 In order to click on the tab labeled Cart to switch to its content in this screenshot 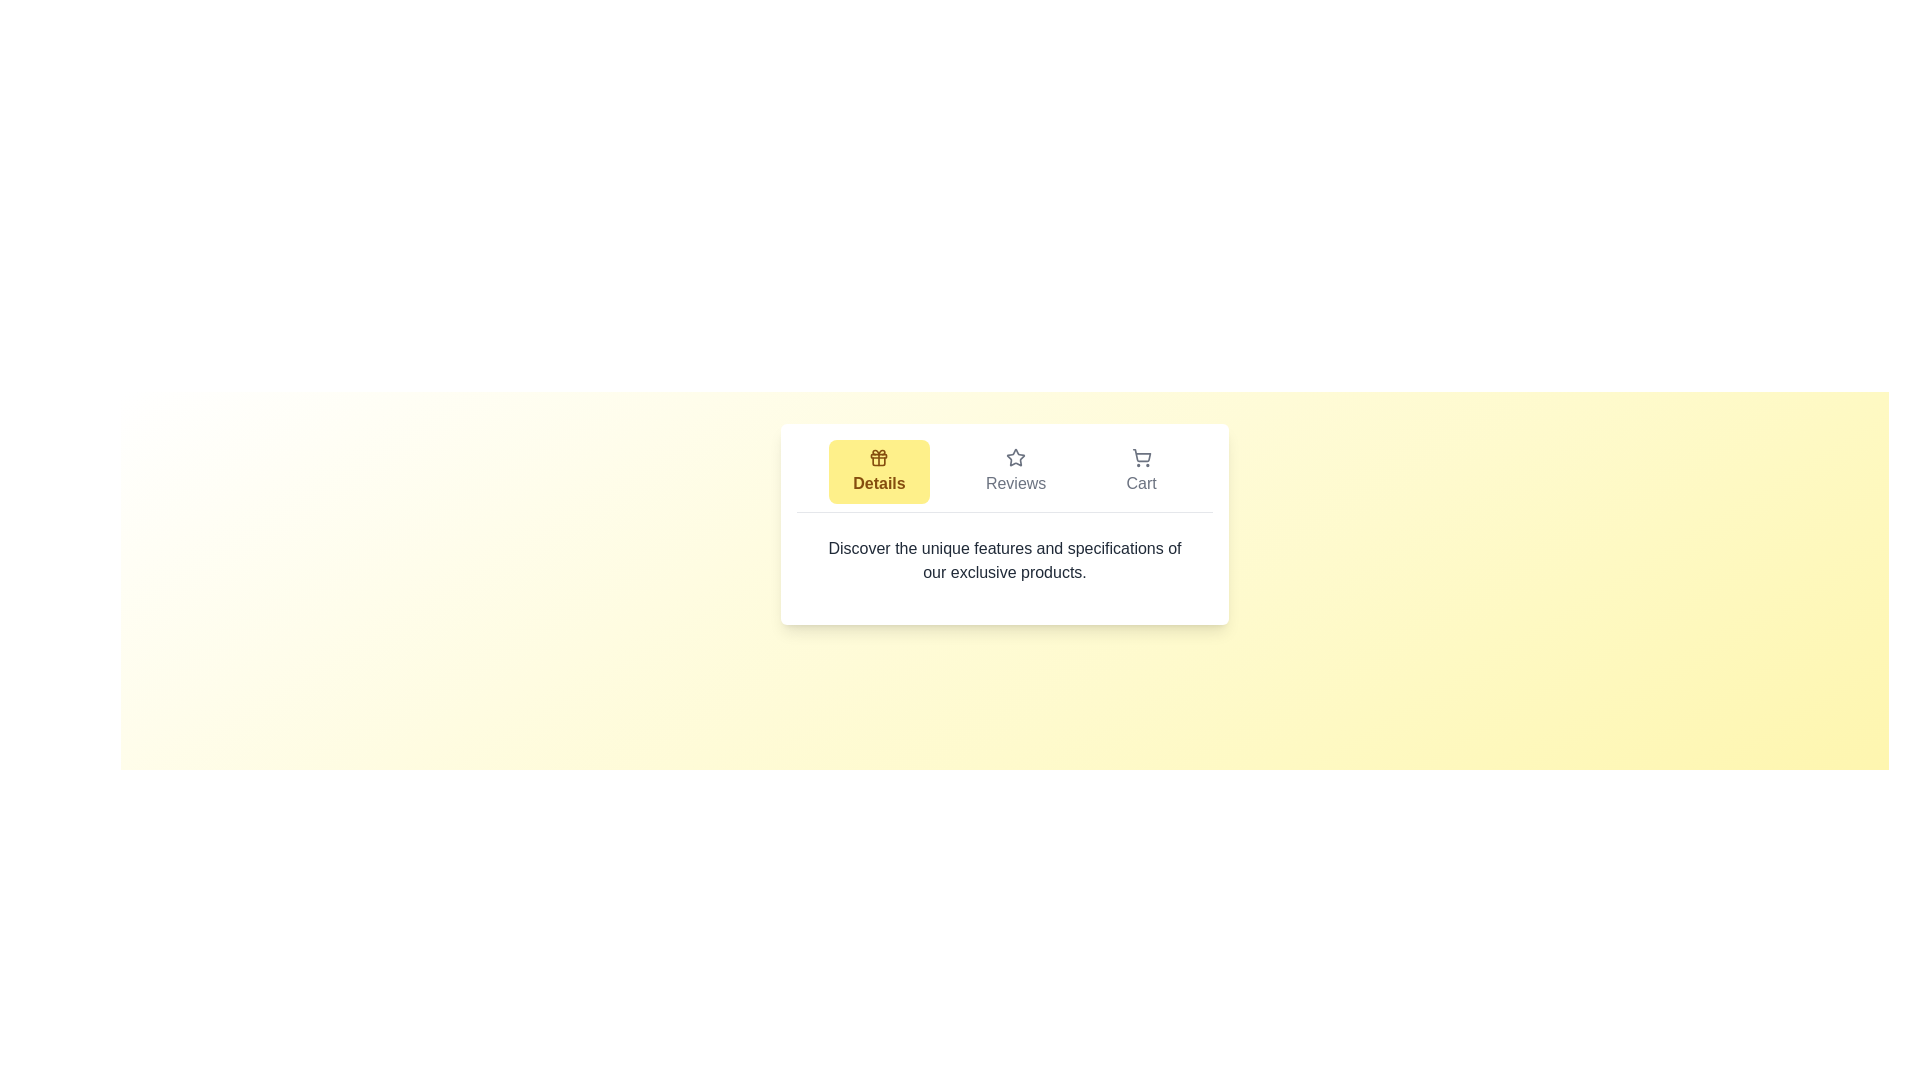, I will do `click(1141, 471)`.